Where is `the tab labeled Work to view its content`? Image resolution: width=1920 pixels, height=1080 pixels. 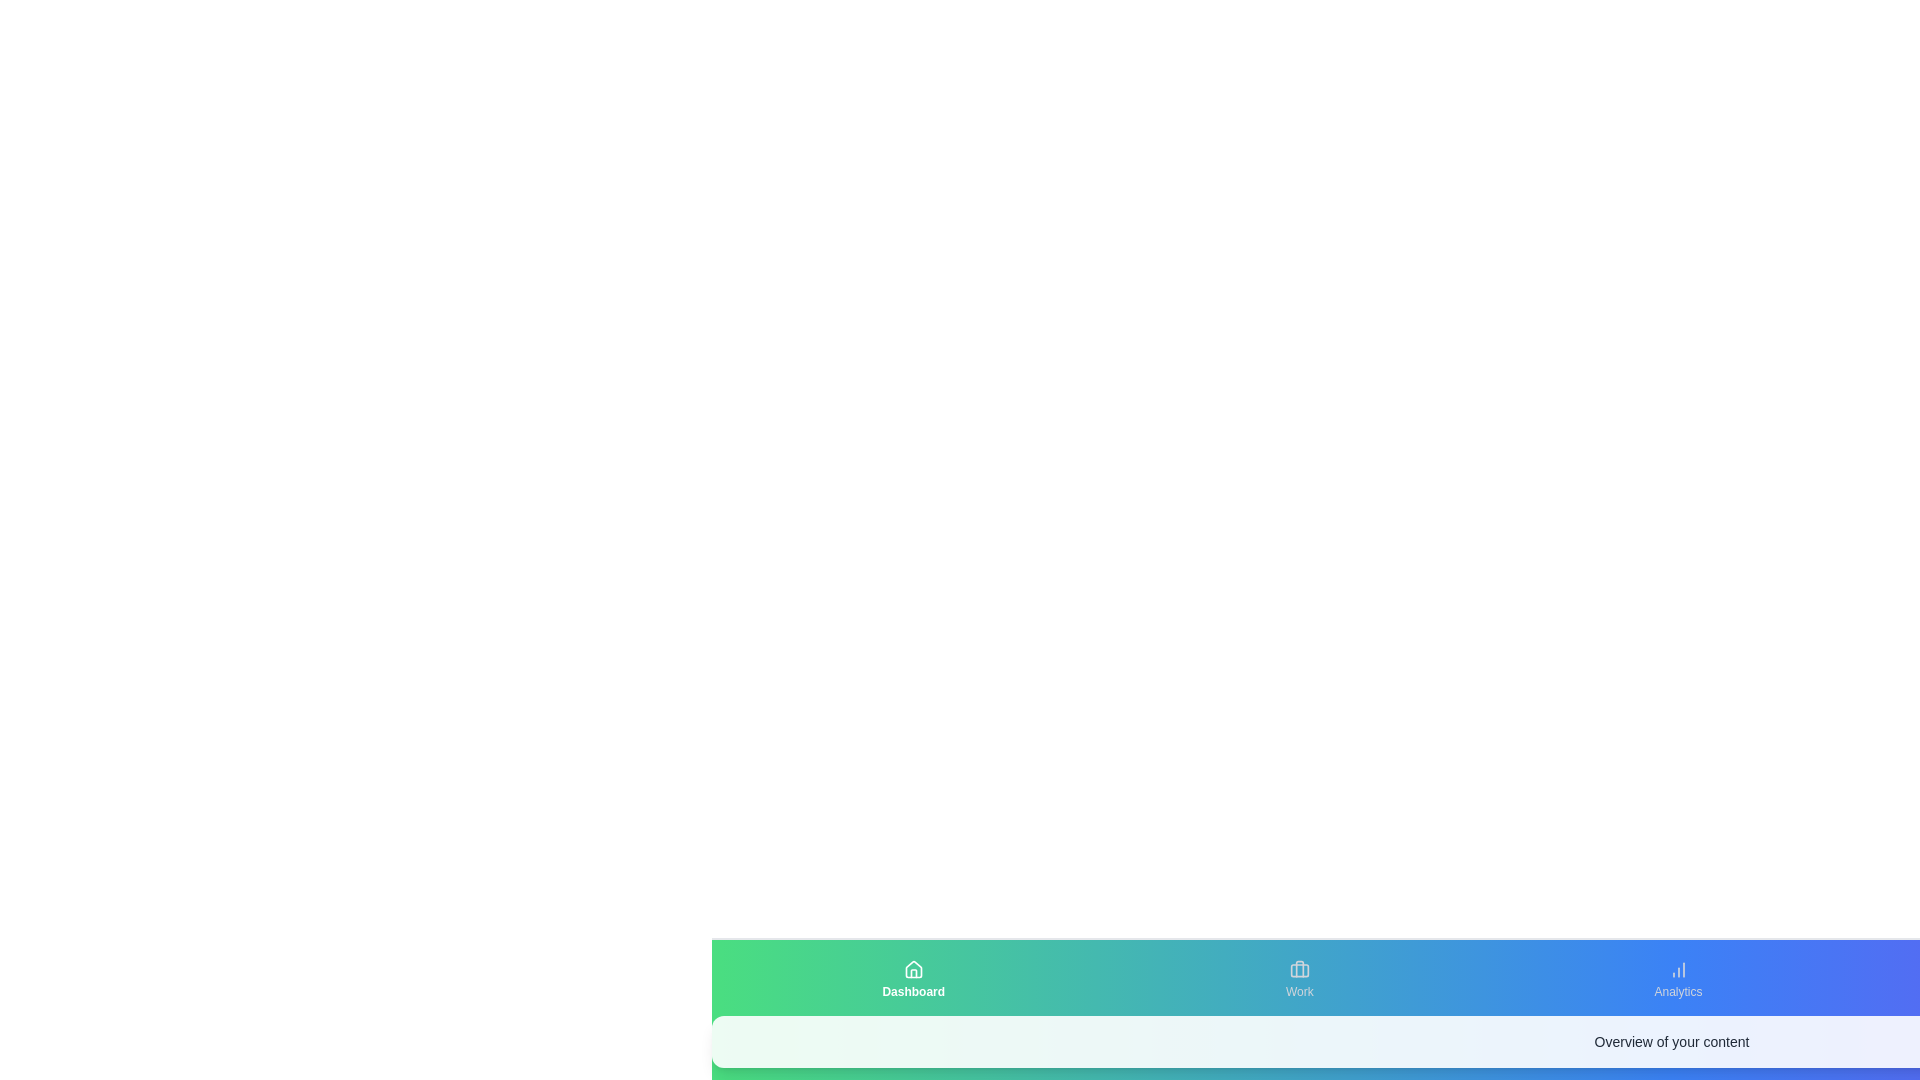 the tab labeled Work to view its content is located at coordinates (1299, 978).